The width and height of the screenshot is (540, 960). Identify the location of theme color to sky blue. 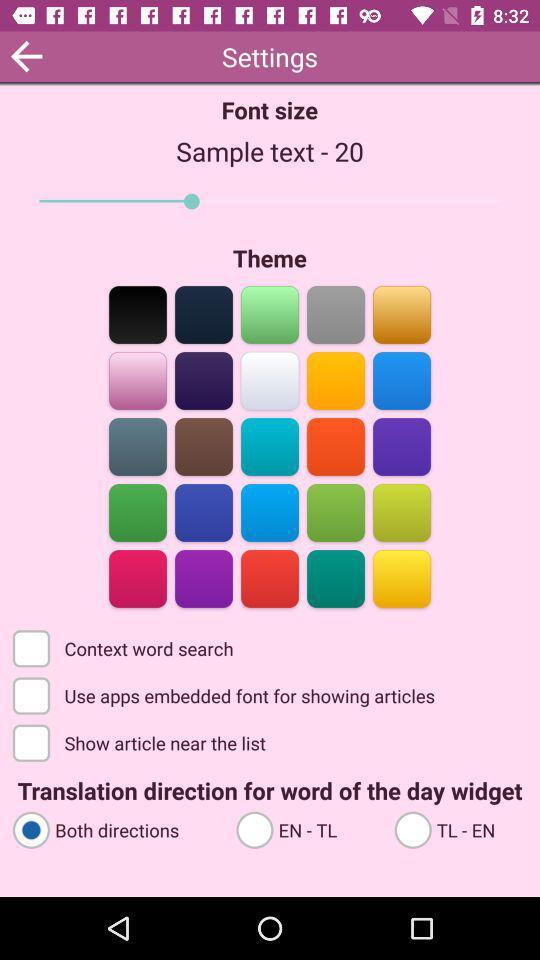
(401, 378).